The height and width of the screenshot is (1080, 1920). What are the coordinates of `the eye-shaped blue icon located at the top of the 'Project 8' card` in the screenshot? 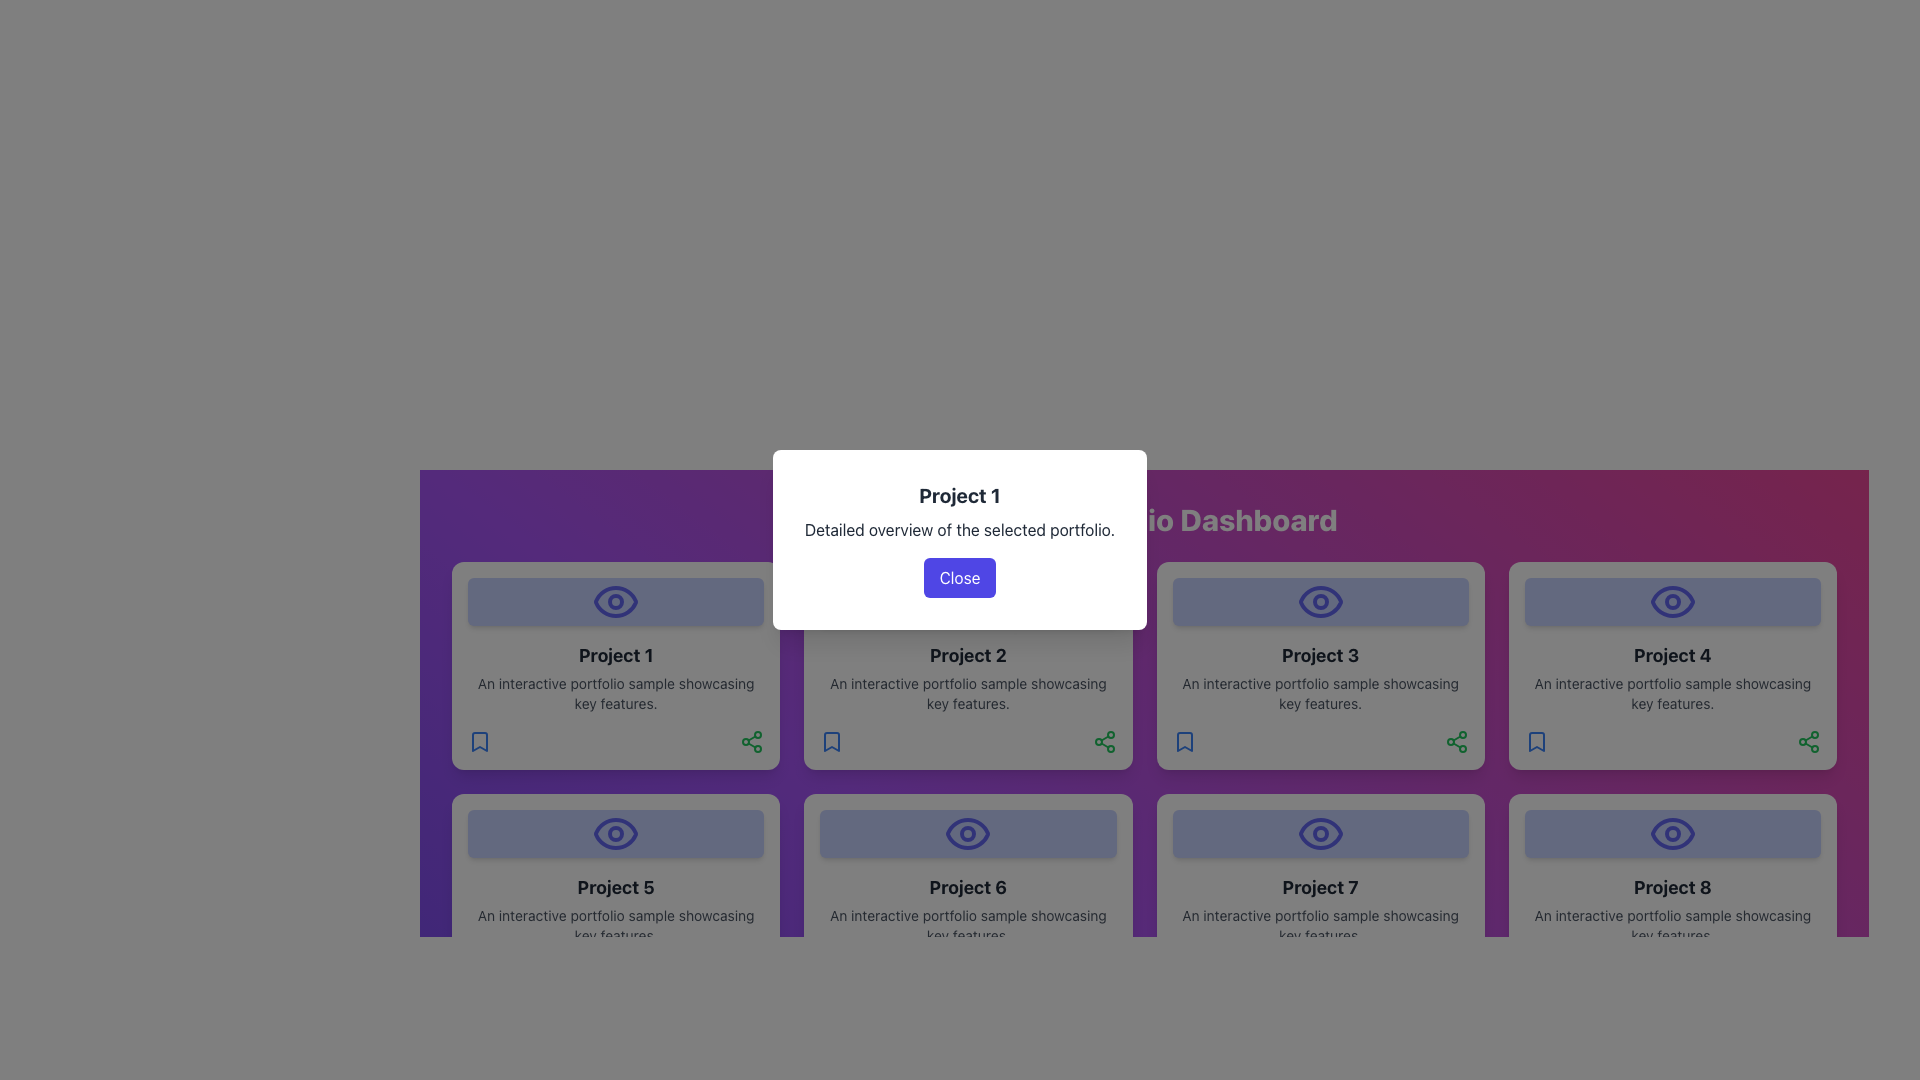 It's located at (1672, 833).